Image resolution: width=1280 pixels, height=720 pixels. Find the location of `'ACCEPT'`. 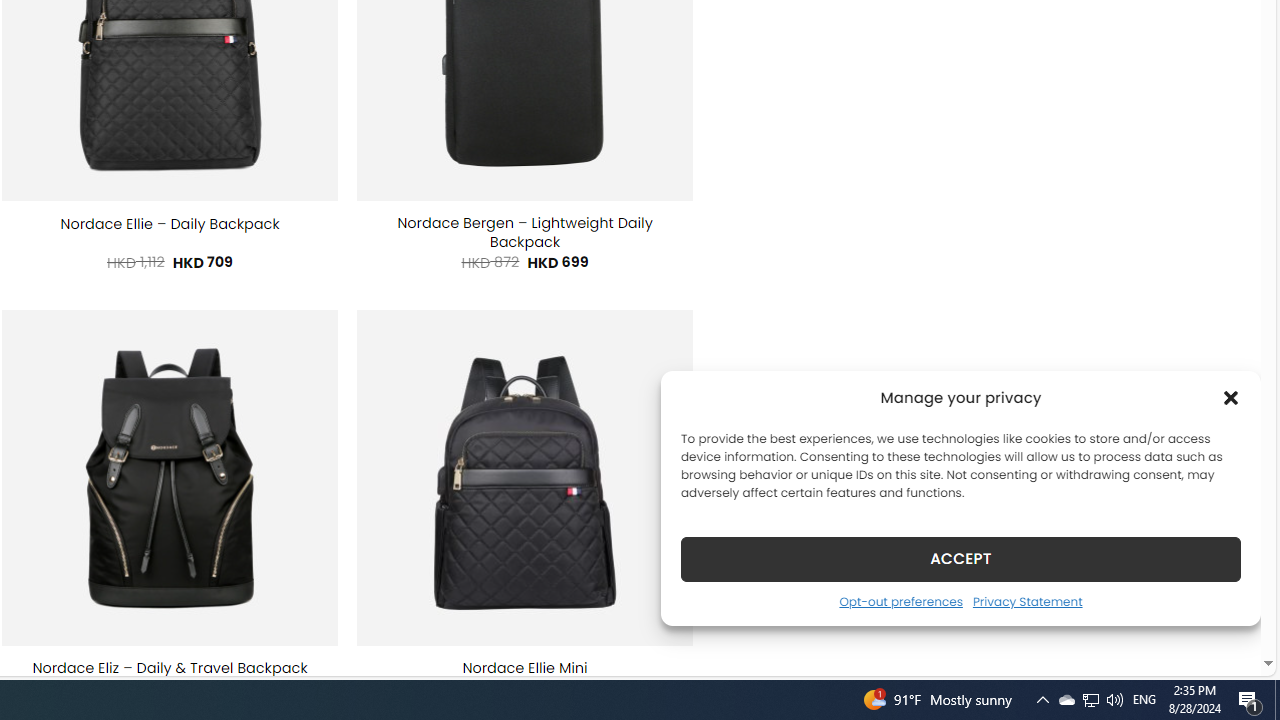

'ACCEPT' is located at coordinates (961, 558).